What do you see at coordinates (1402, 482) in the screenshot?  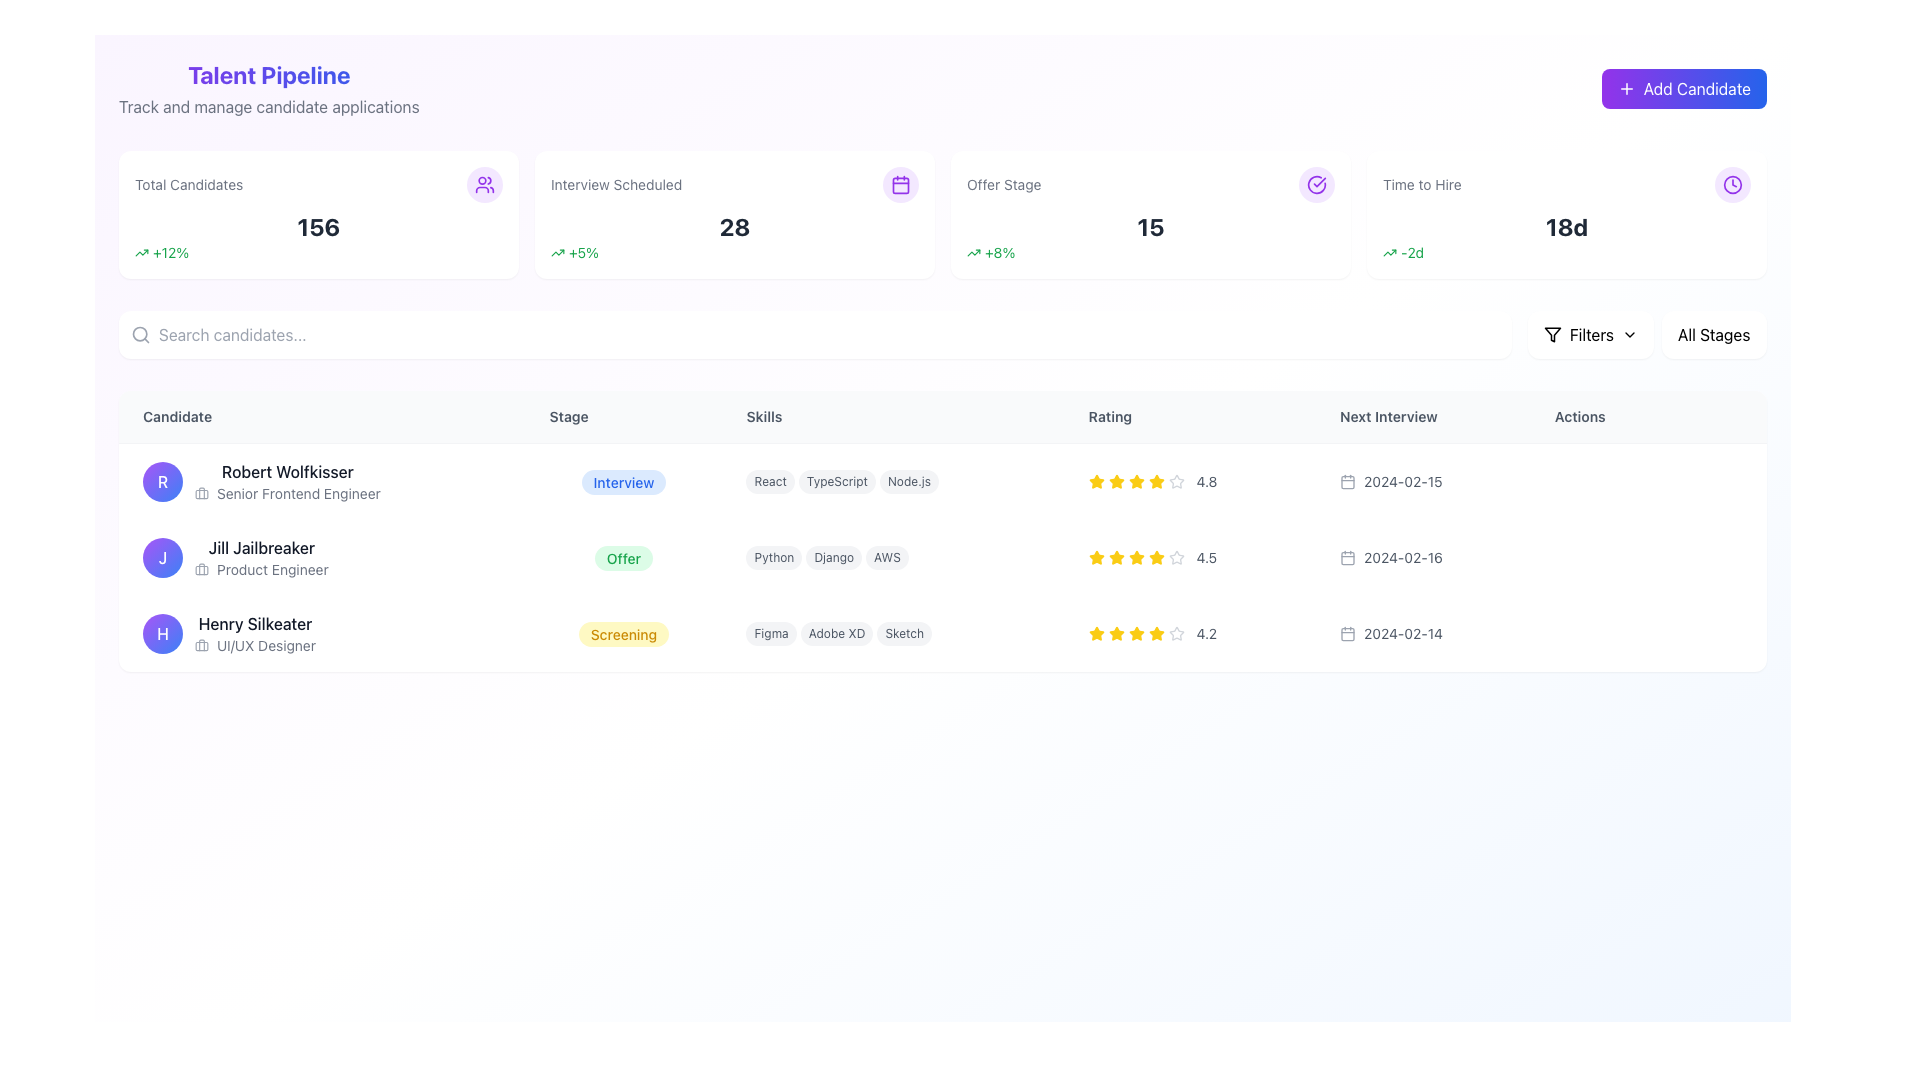 I see `the text element displaying the date '2024-02-15' in the 'Next Interview' column of the first row of the table` at bounding box center [1402, 482].